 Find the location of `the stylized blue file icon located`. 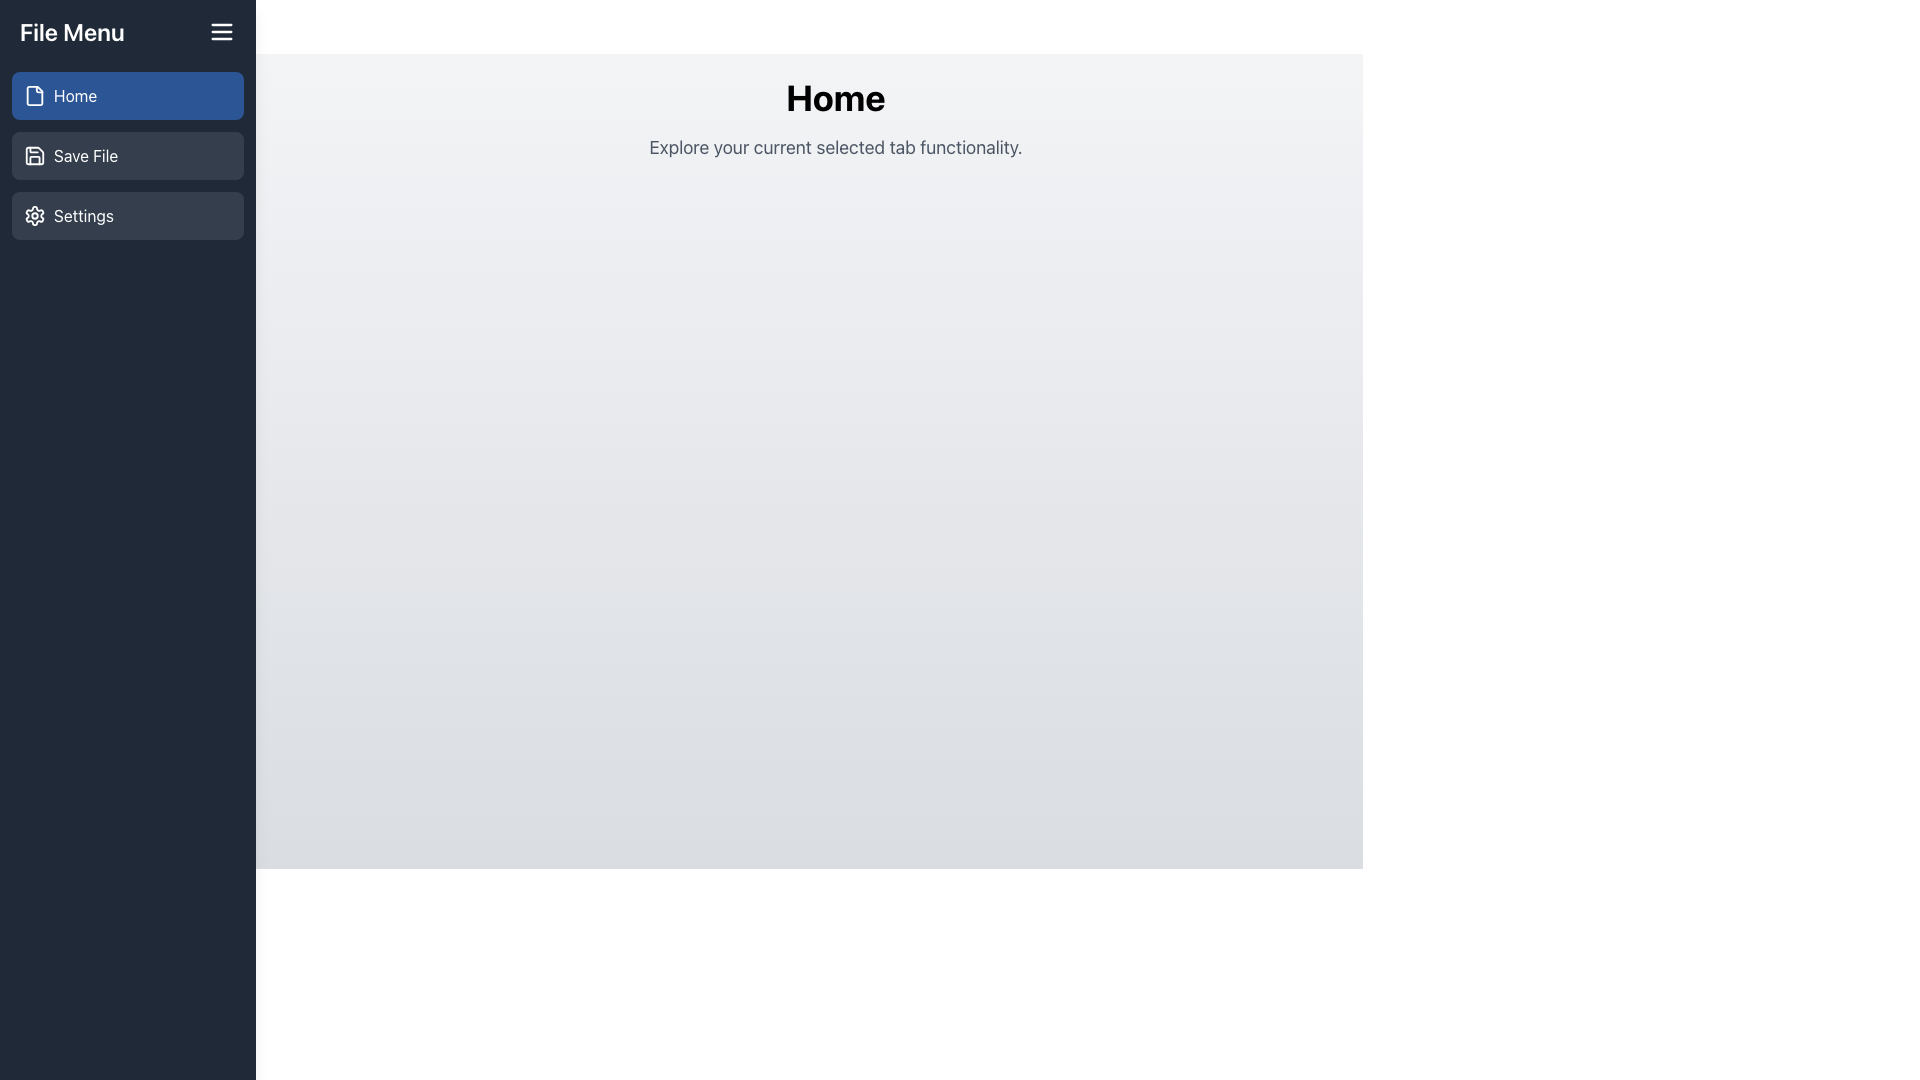

the stylized blue file icon located is located at coordinates (34, 96).